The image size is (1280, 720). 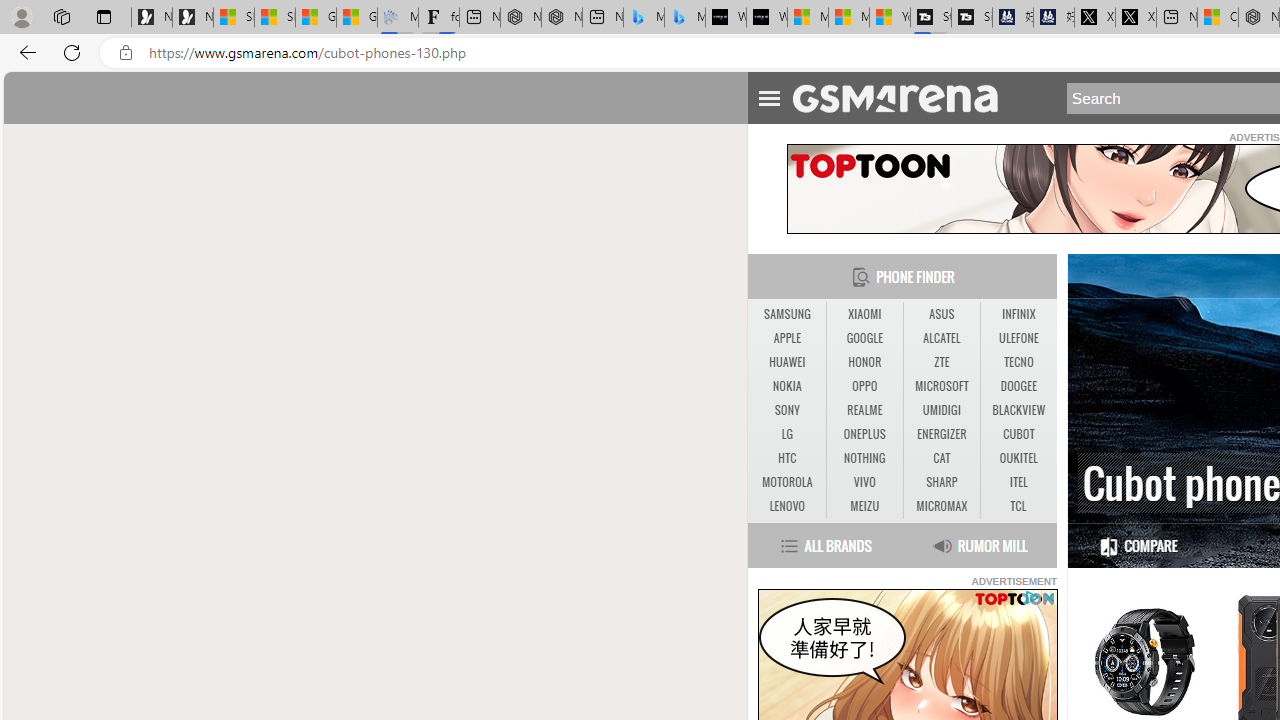 I want to click on 'HONOR', so click(x=864, y=362).